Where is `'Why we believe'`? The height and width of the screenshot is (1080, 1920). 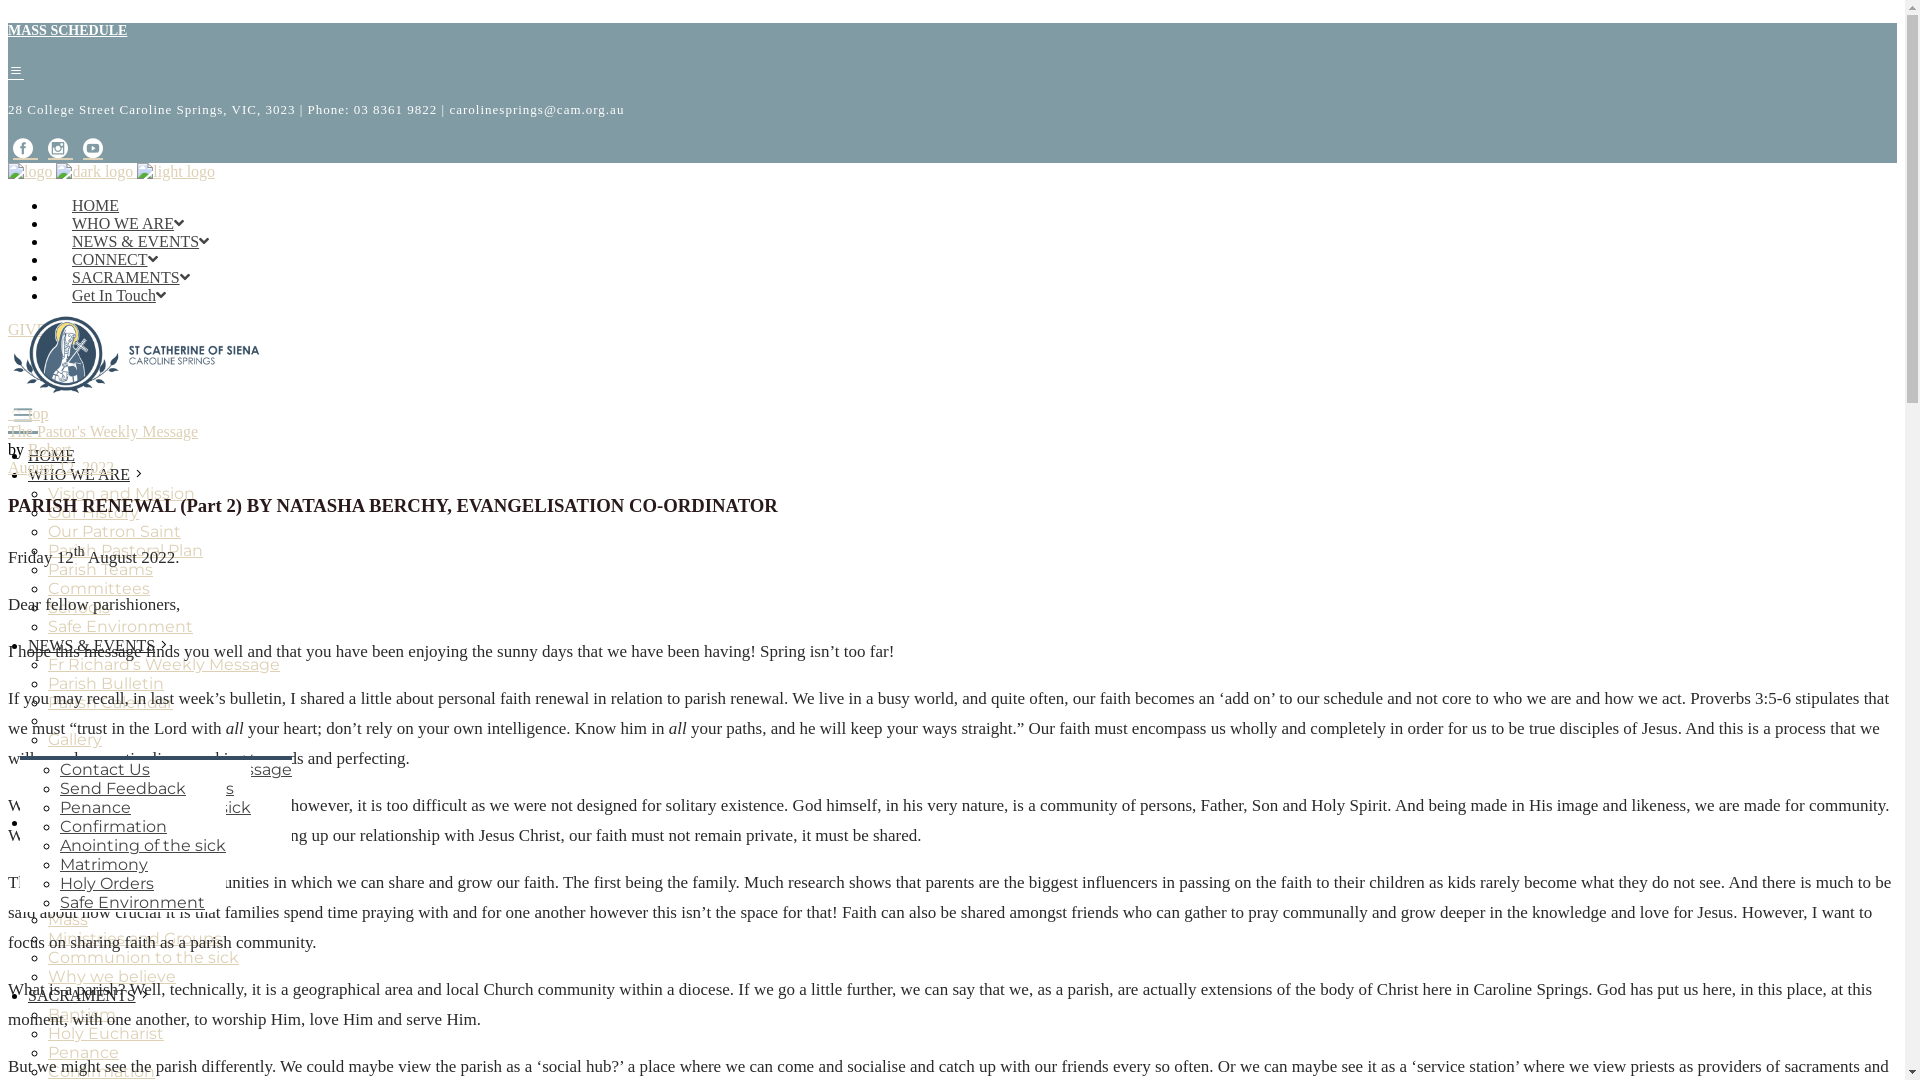 'Why we believe' is located at coordinates (110, 974).